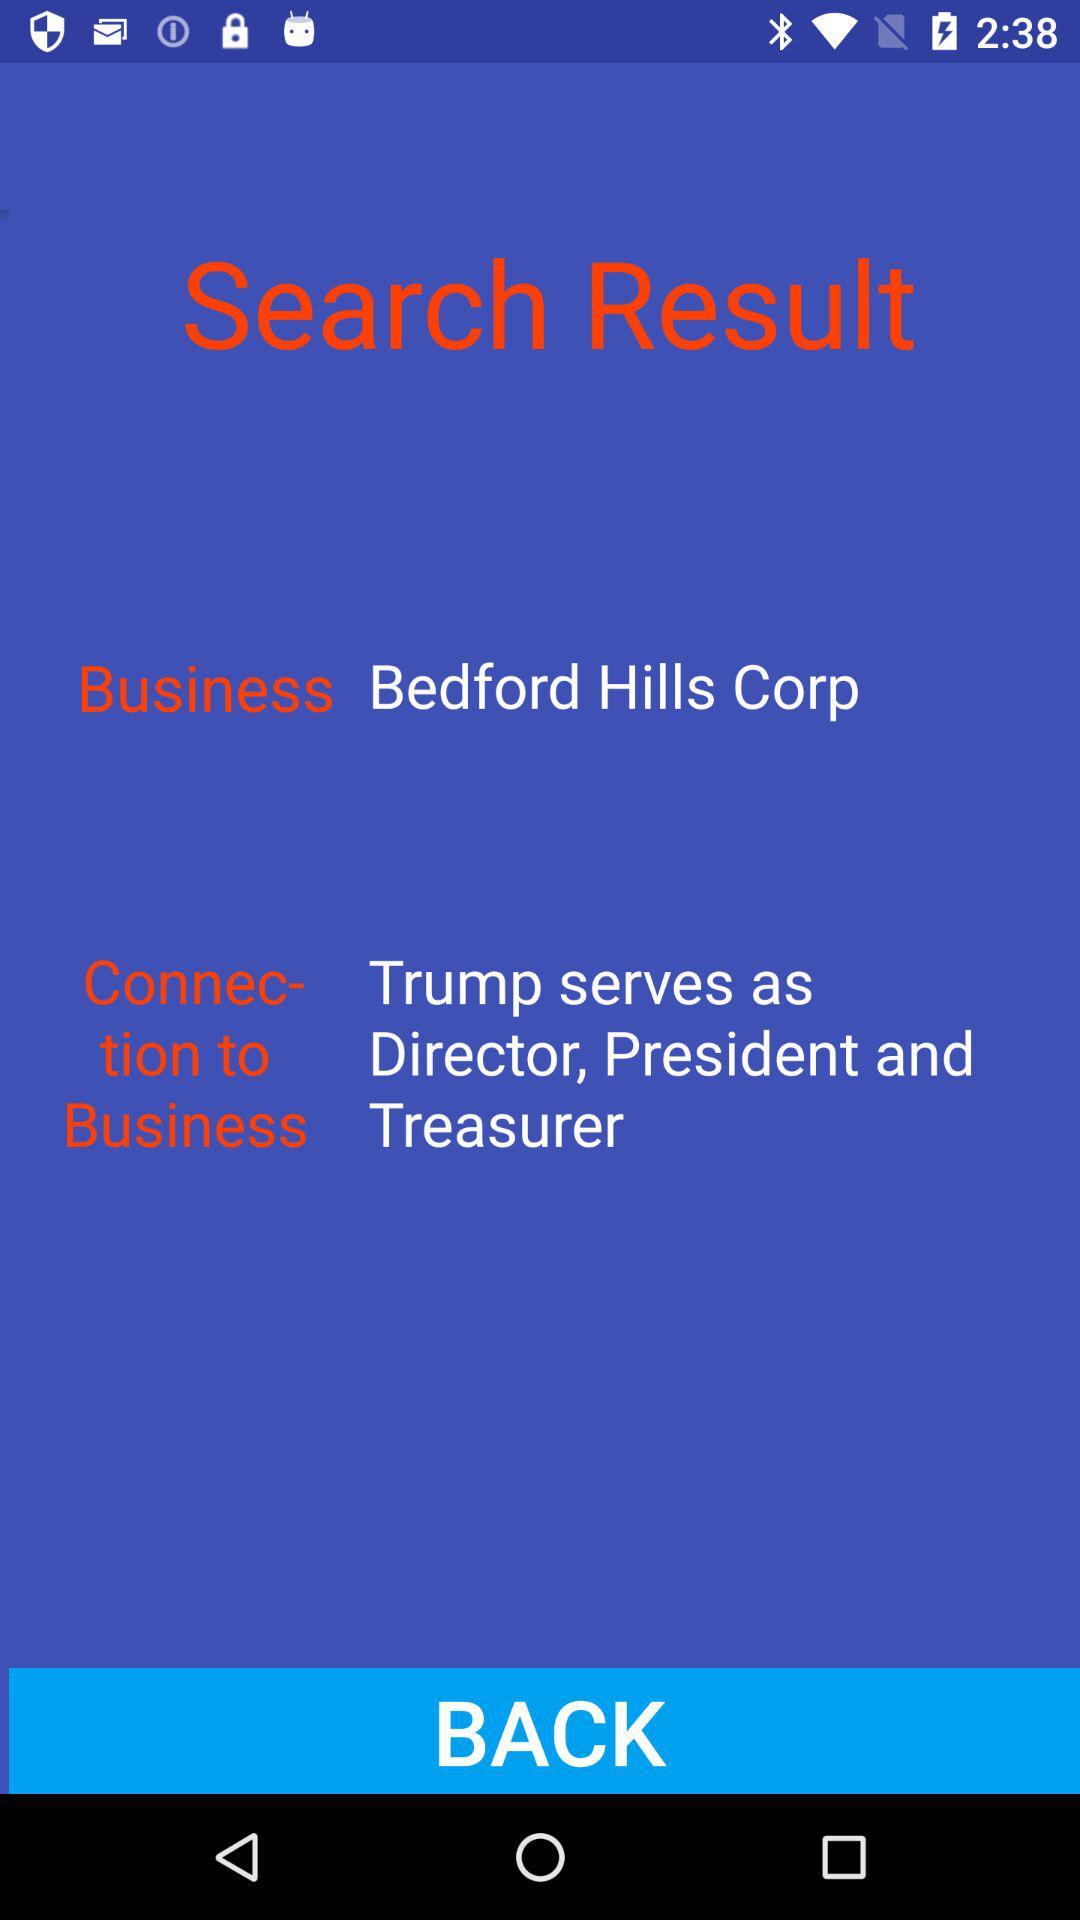 This screenshot has height=1920, width=1080. Describe the element at coordinates (540, 1730) in the screenshot. I see `the back` at that location.